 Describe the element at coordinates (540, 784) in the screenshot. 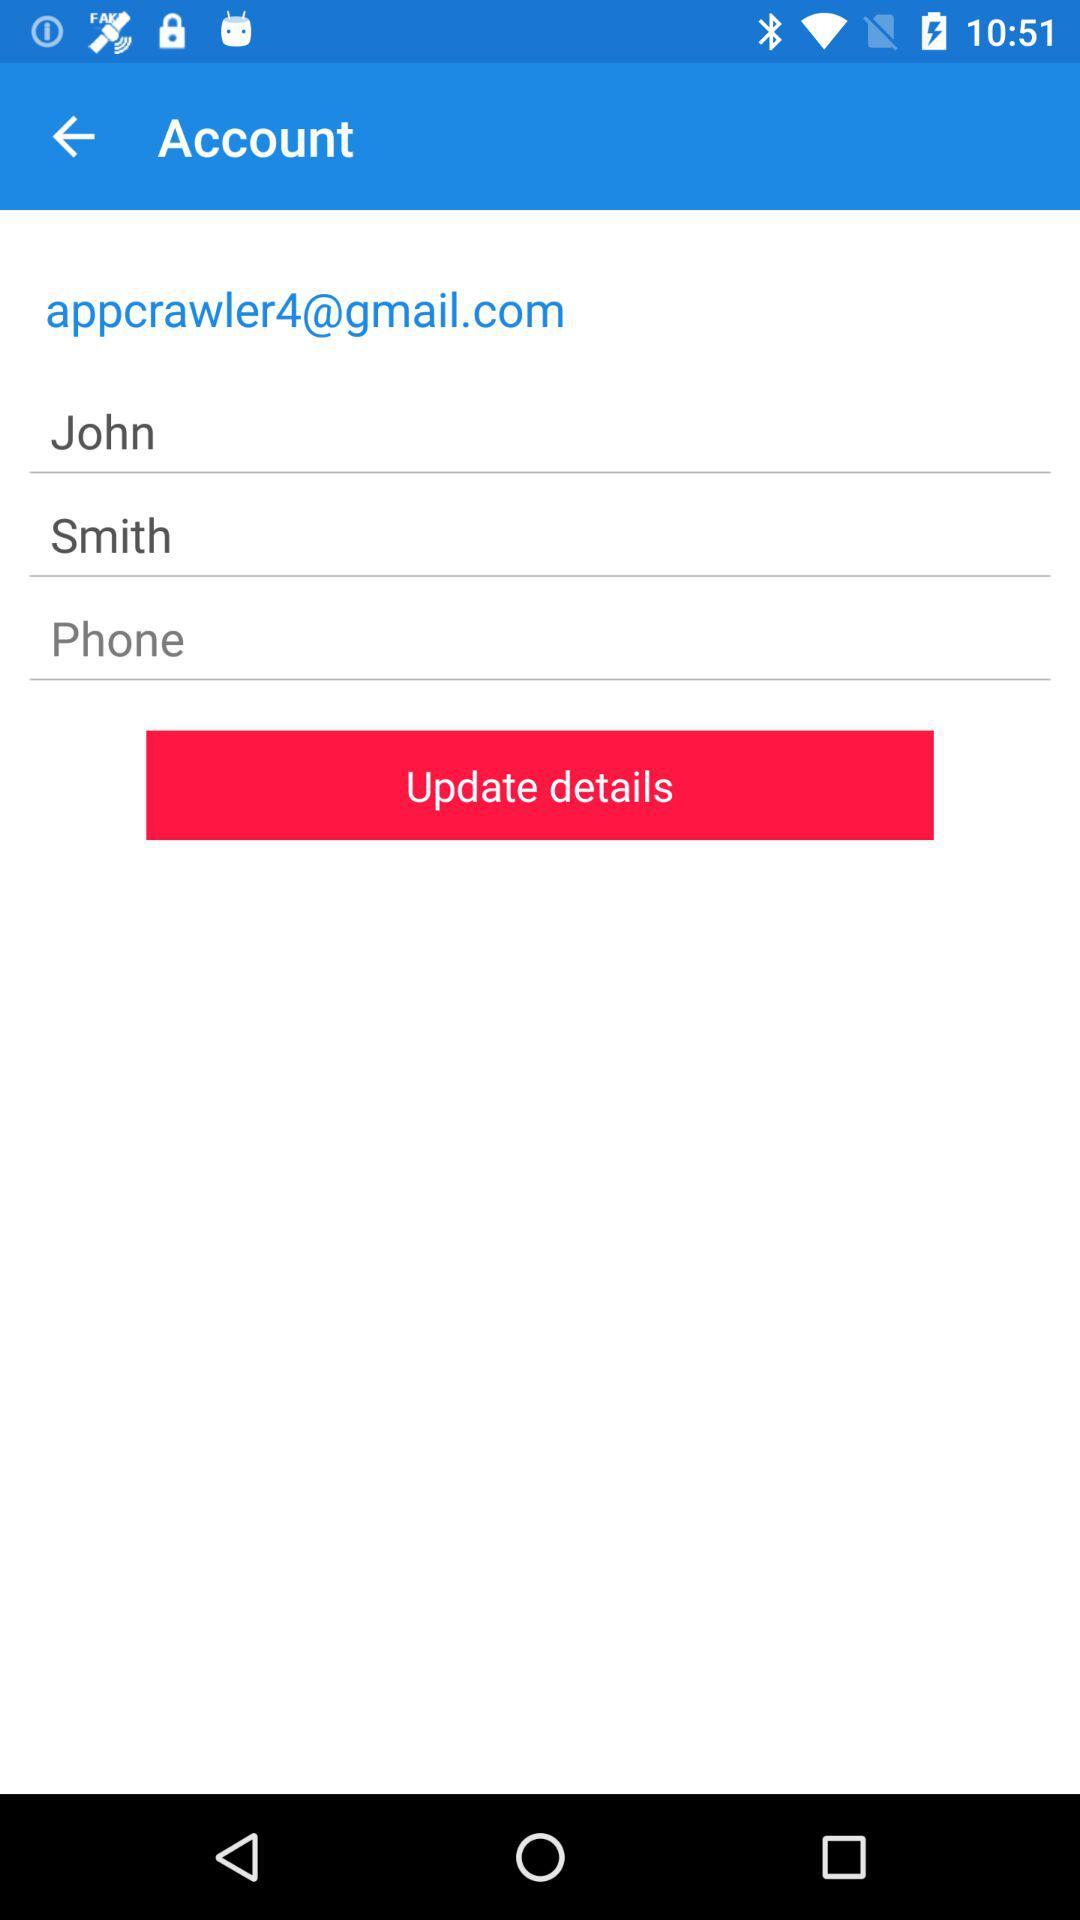

I see `icon at the center` at that location.